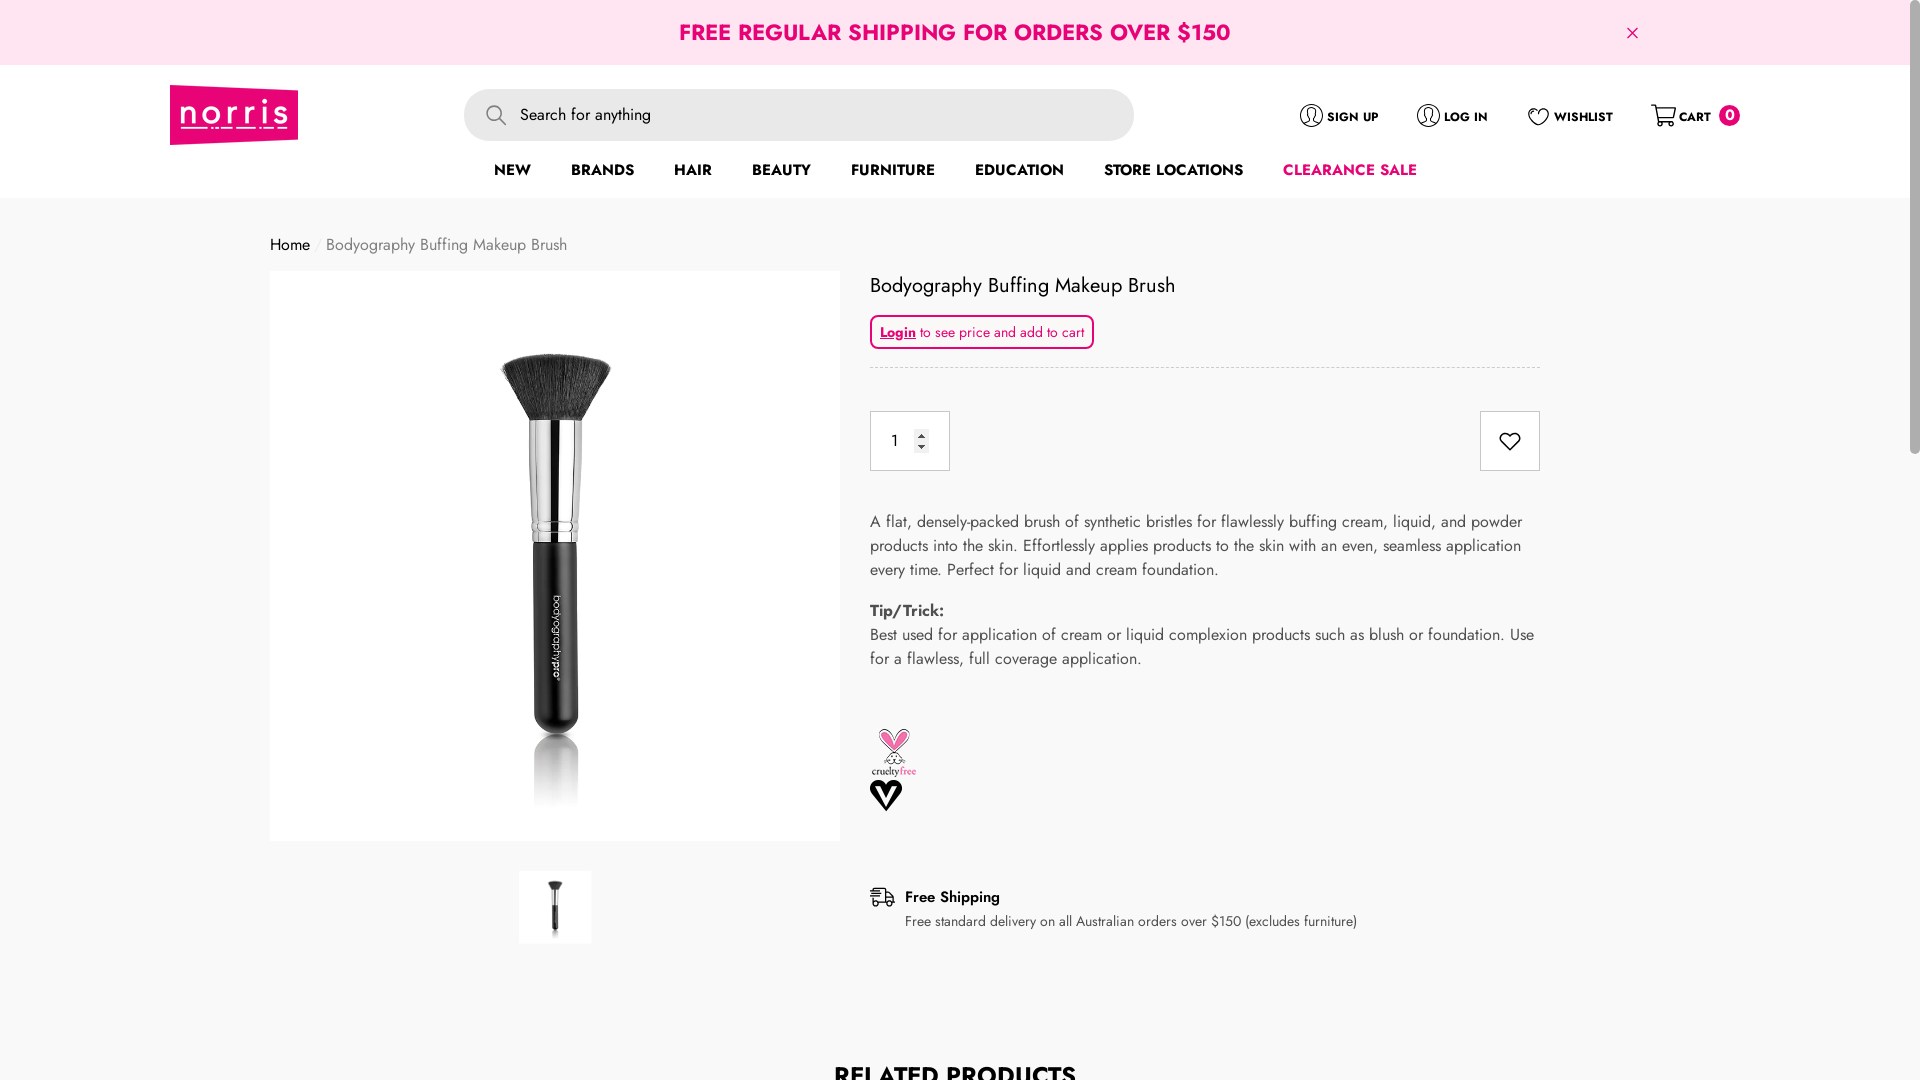 This screenshot has height=1080, width=1920. Describe the element at coordinates (1173, 170) in the screenshot. I see `'STORE LOCATIONS'` at that location.